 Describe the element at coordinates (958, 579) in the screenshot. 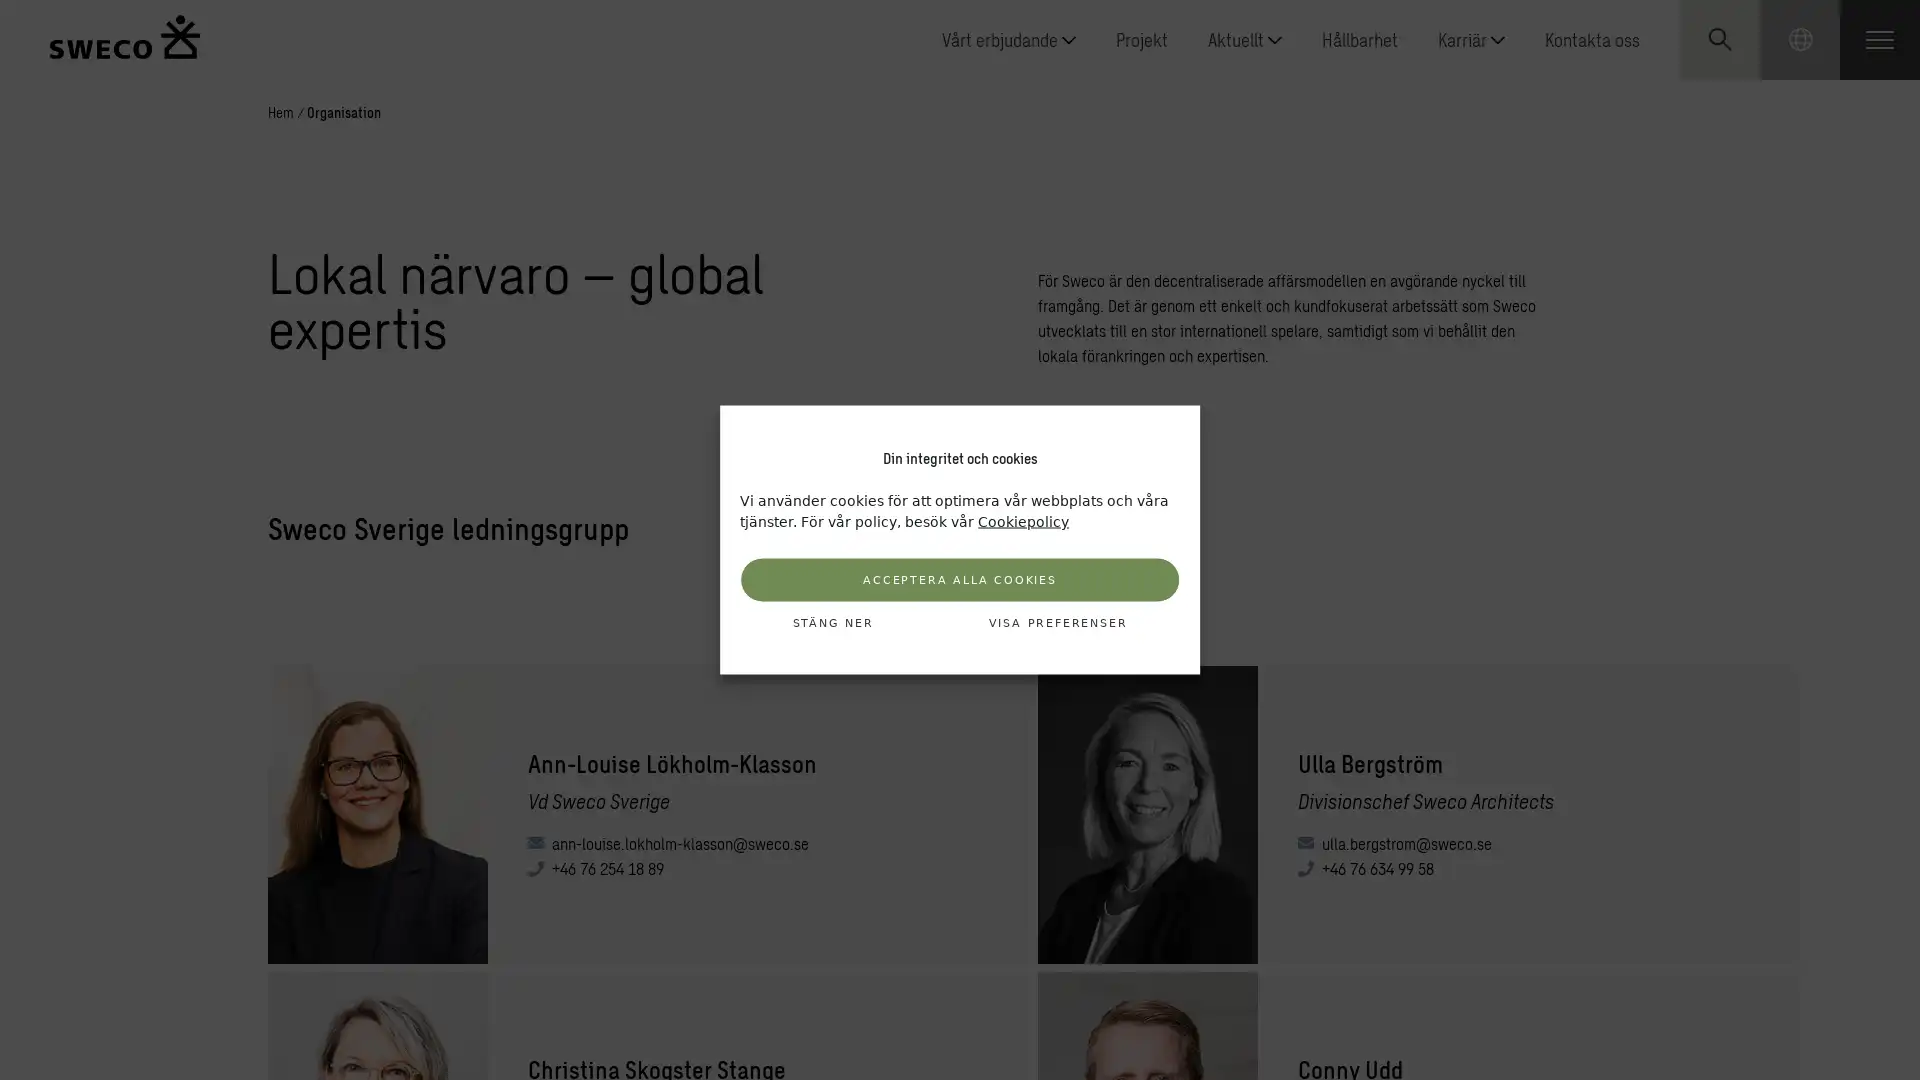

I see `ACCEPTERA ALLA COOKIES` at that location.